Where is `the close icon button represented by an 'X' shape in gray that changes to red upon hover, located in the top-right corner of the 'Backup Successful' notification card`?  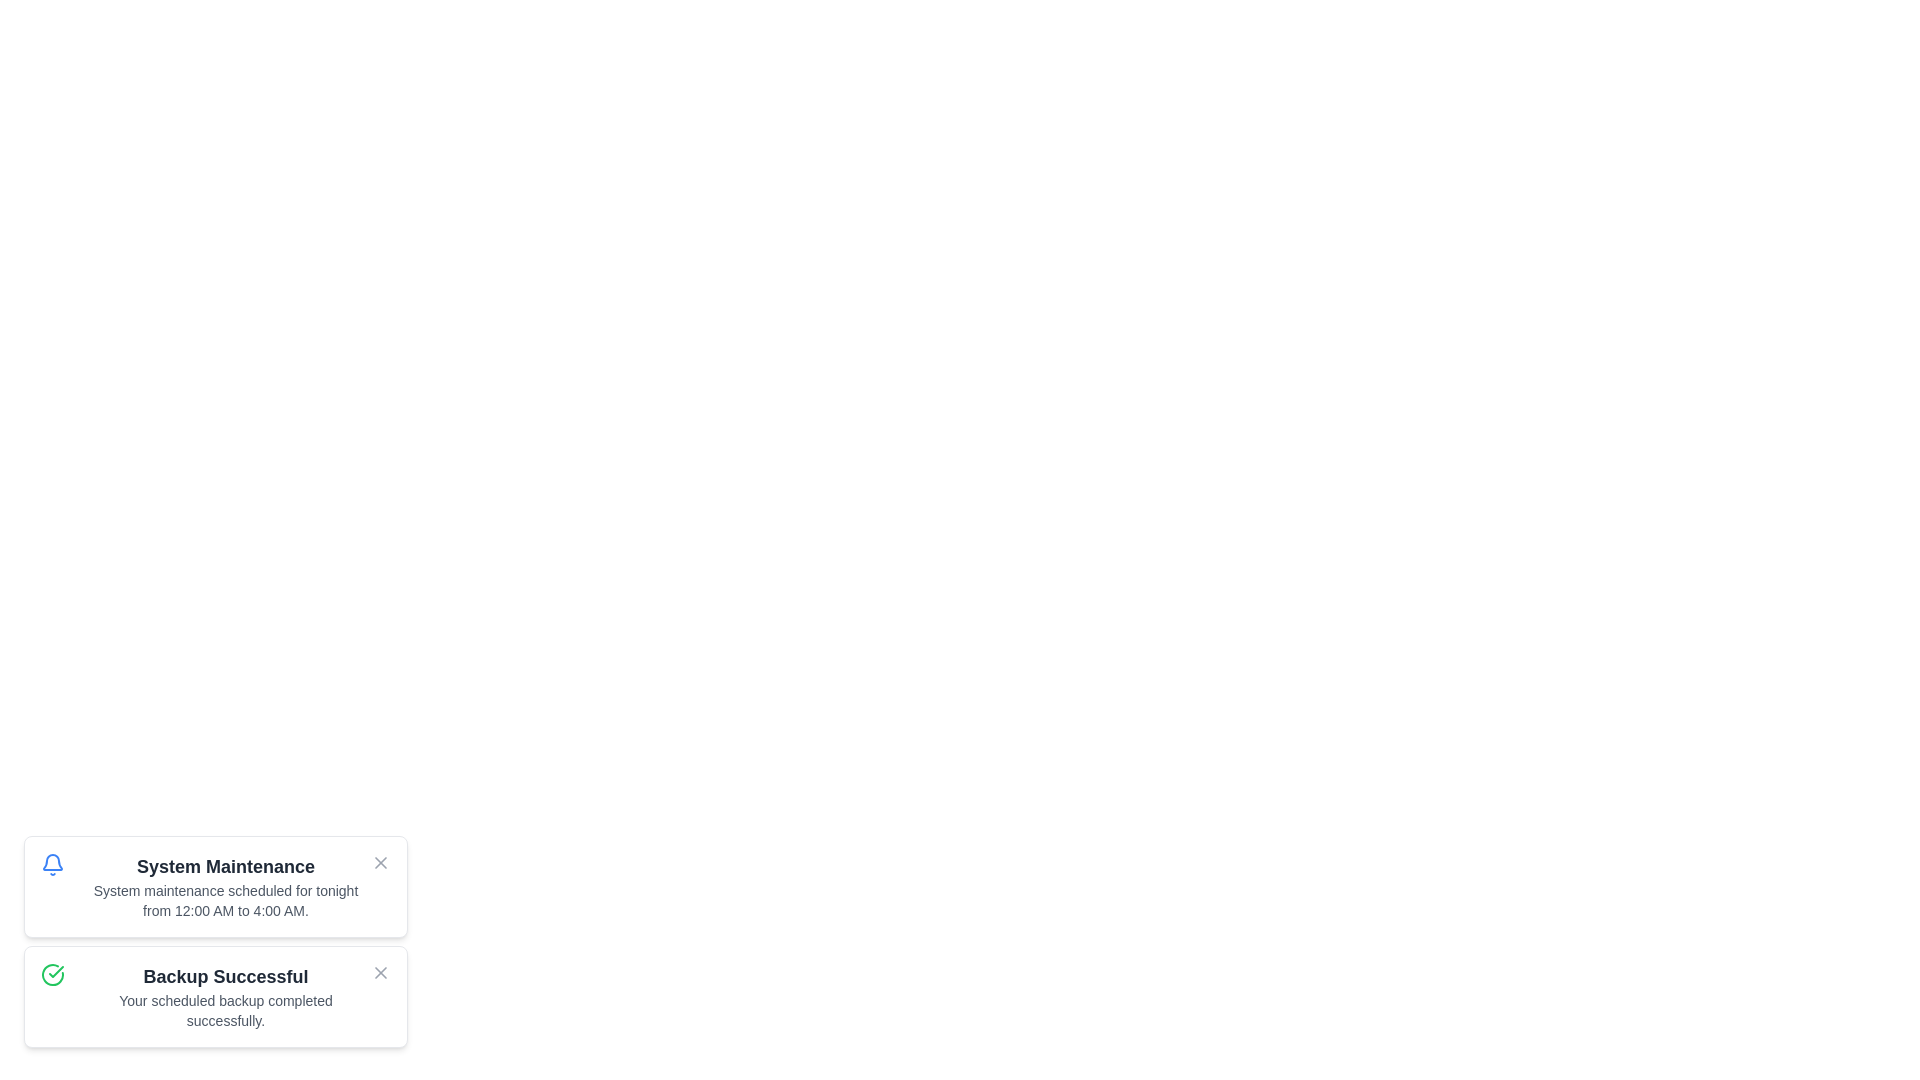
the close icon button represented by an 'X' shape in gray that changes to red upon hover, located in the top-right corner of the 'Backup Successful' notification card is located at coordinates (380, 971).